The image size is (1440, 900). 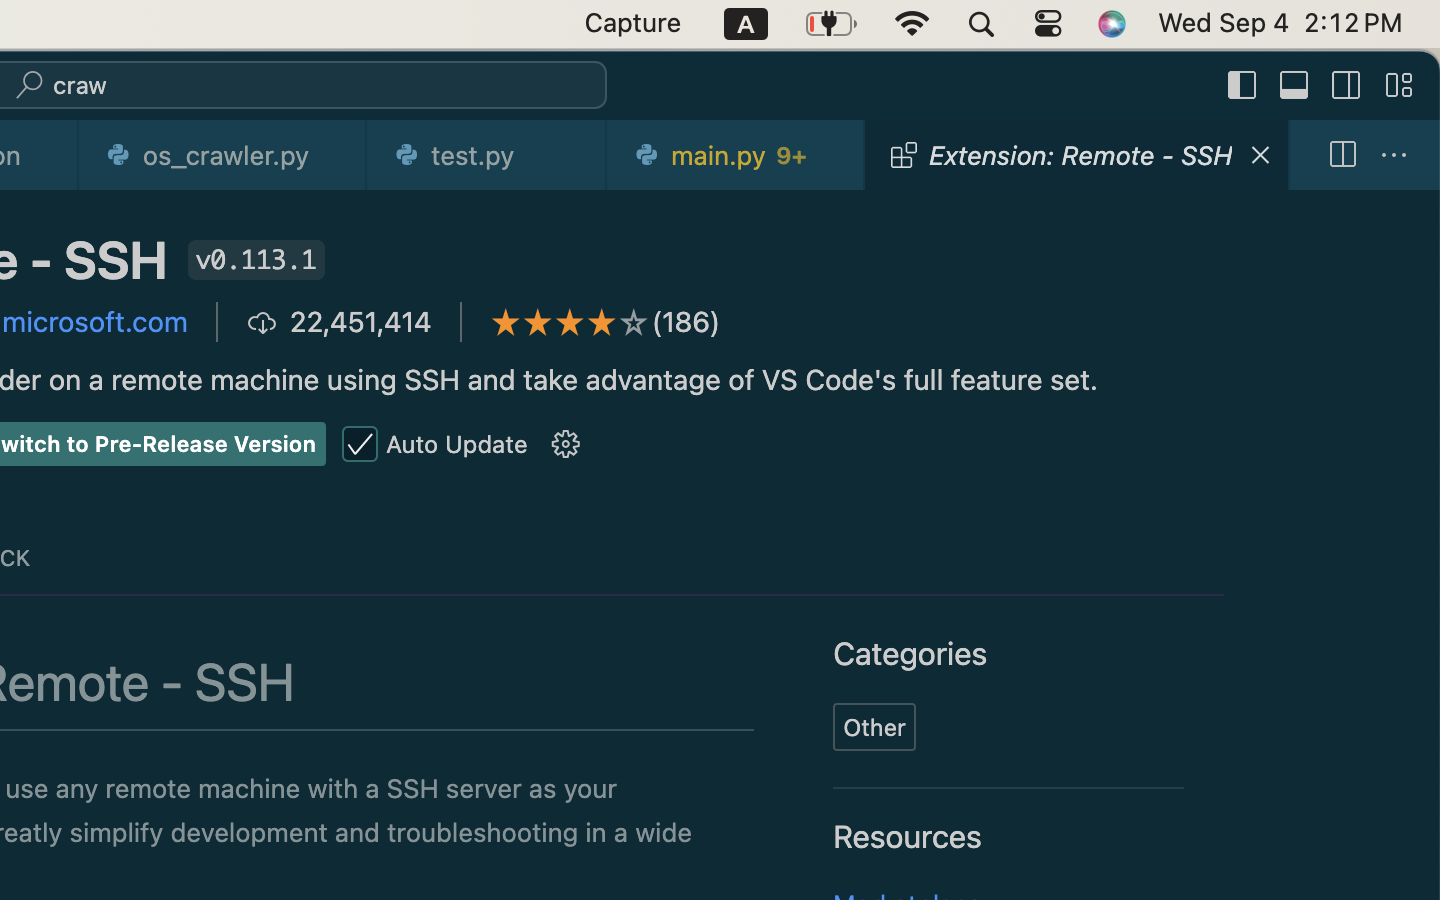 I want to click on '0 test.py  ', so click(x=487, y=154).